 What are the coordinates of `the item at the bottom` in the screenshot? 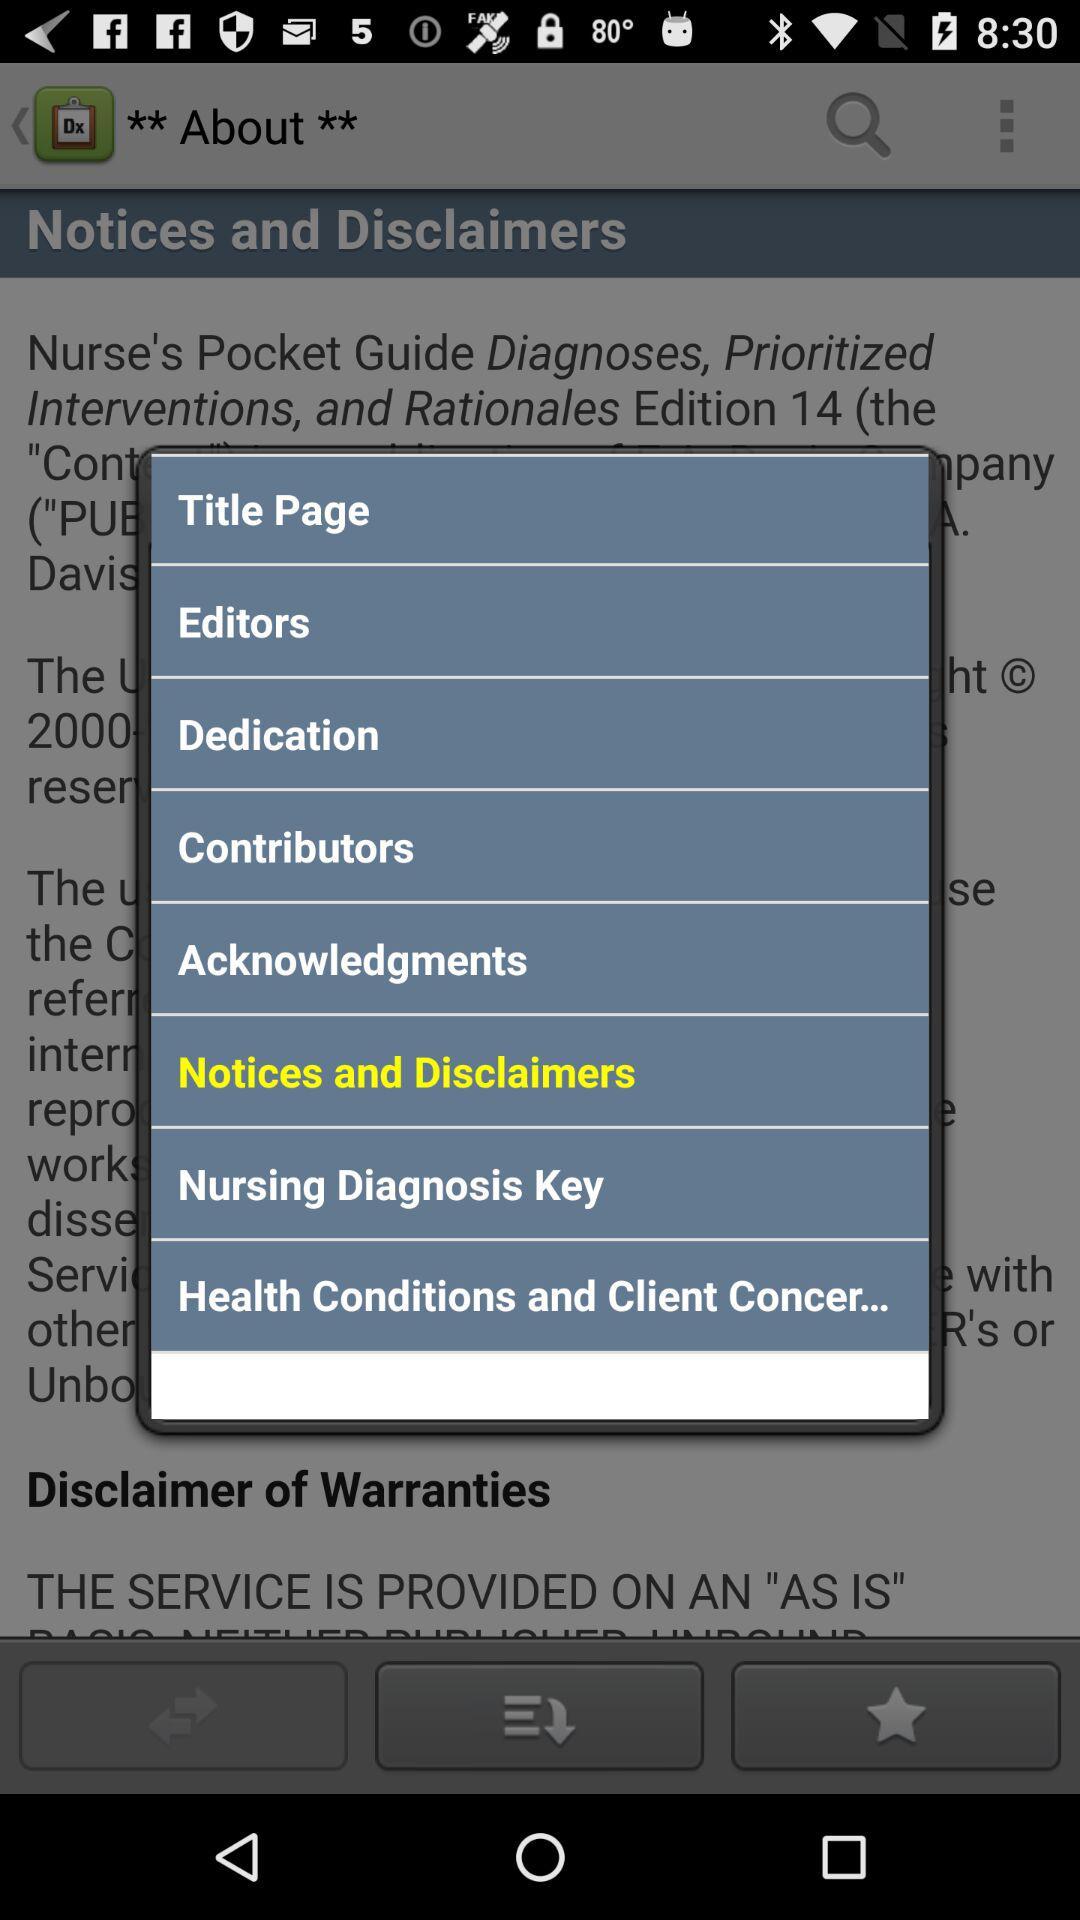 It's located at (540, 1296).